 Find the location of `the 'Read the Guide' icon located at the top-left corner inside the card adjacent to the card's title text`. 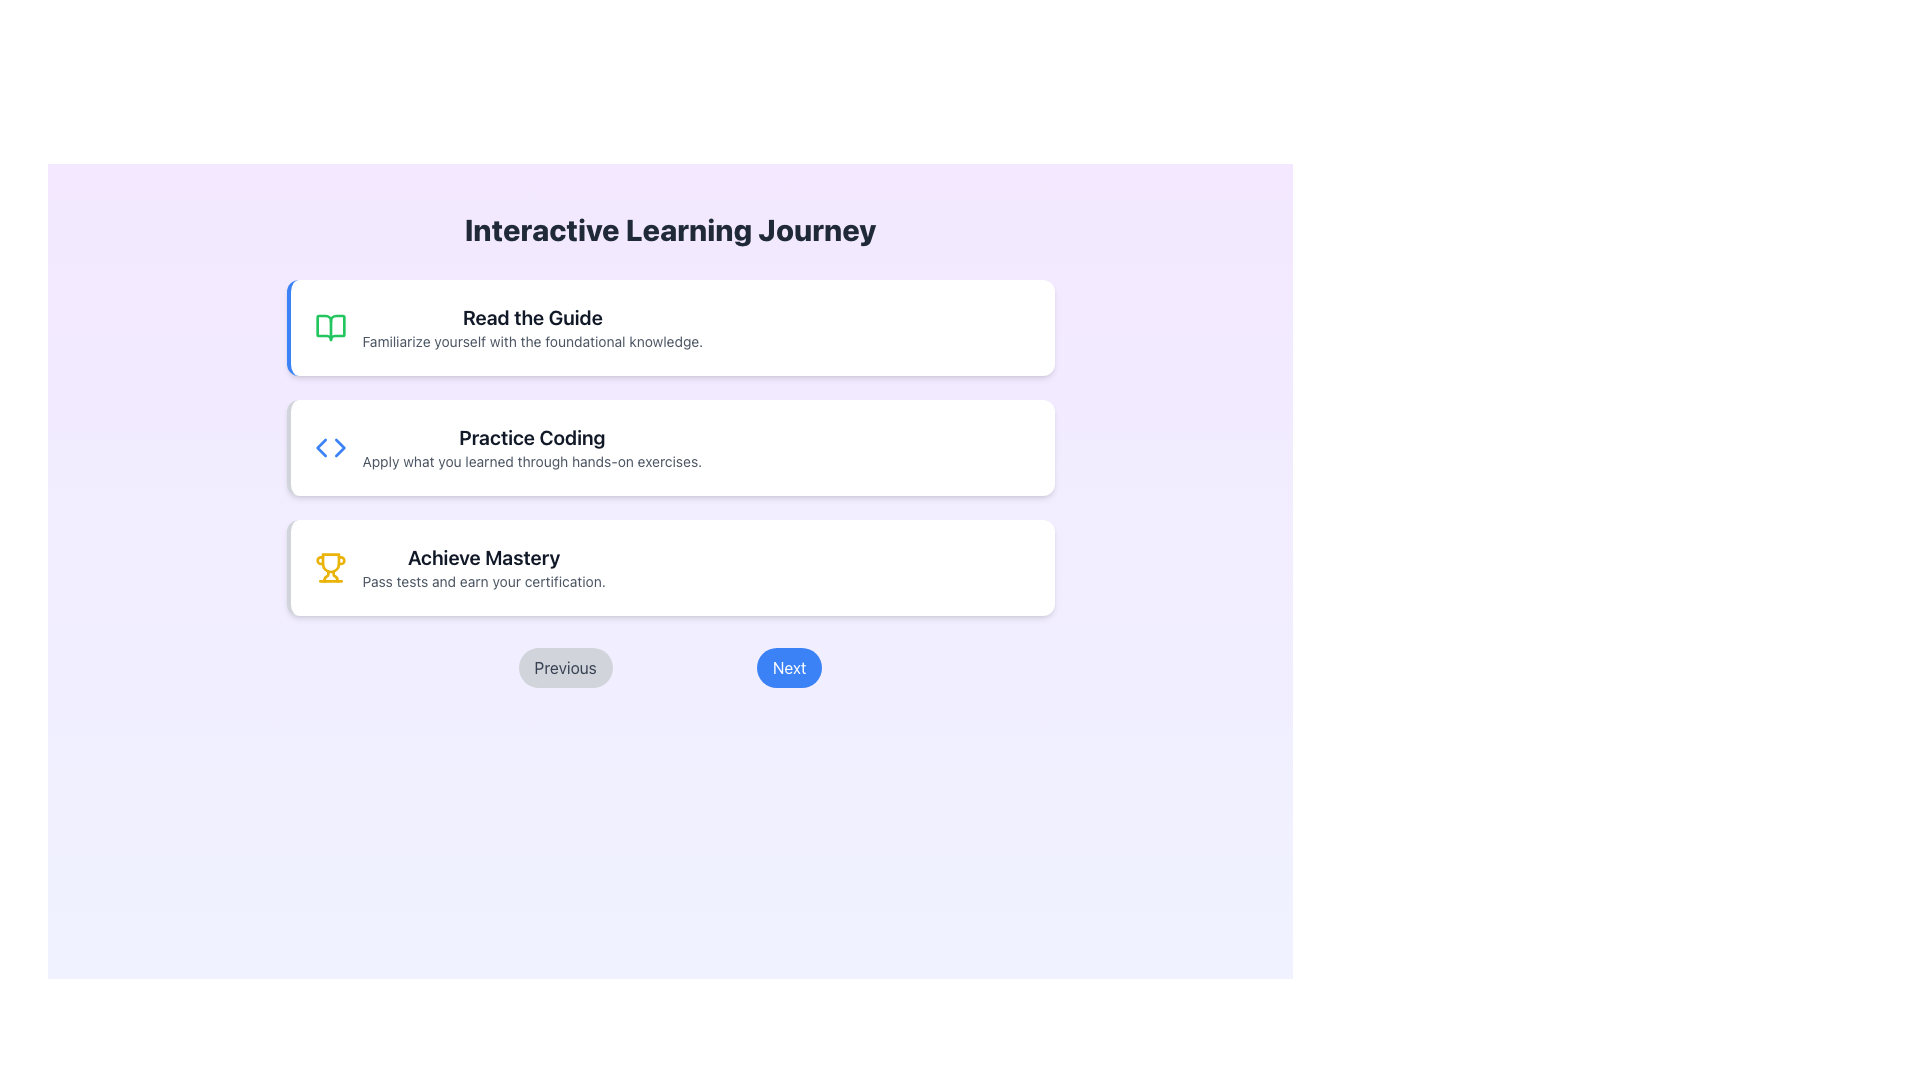

the 'Read the Guide' icon located at the top-left corner inside the card adjacent to the card's title text is located at coordinates (330, 326).